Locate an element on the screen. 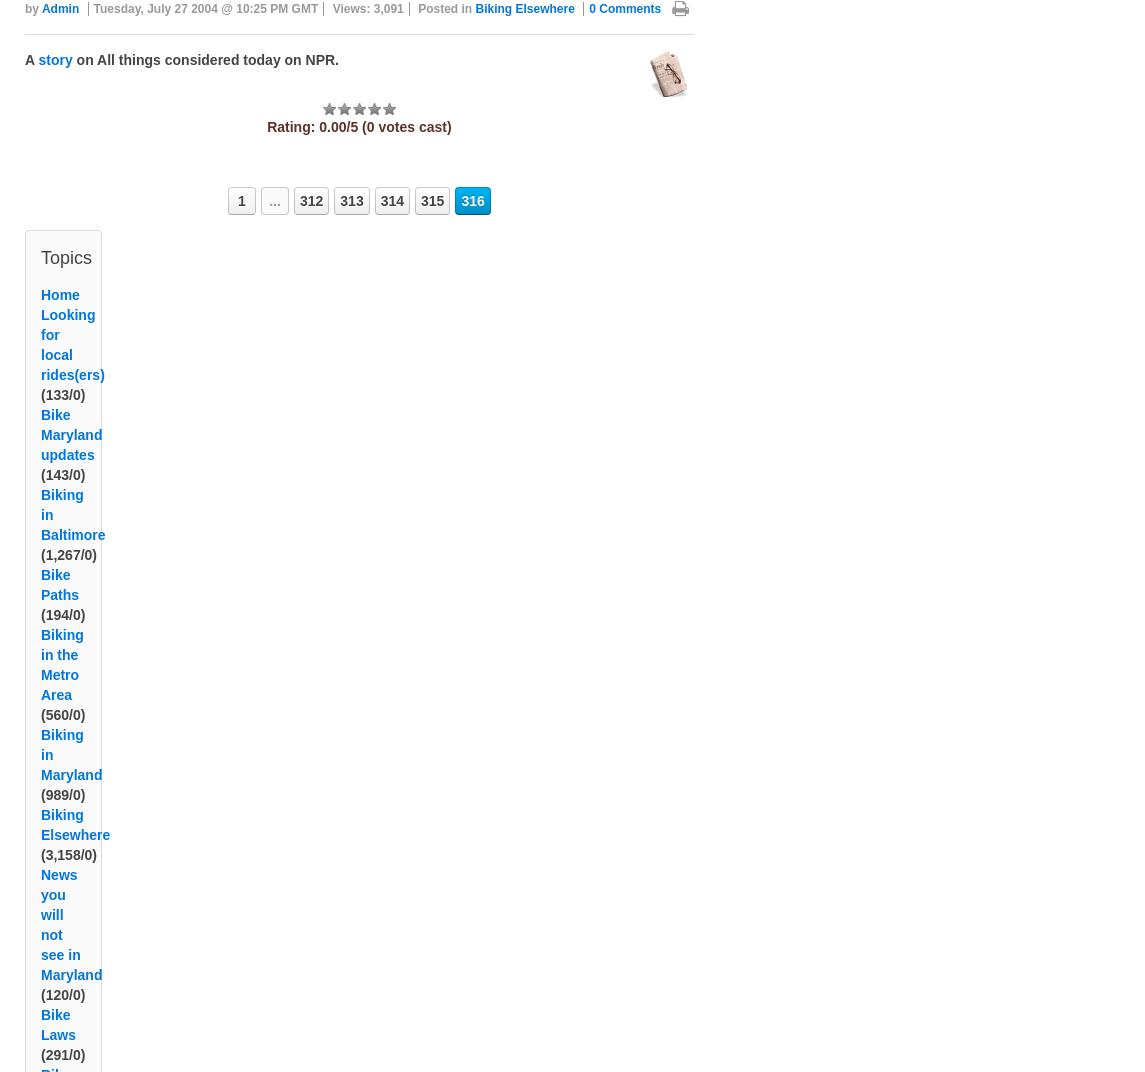 The height and width of the screenshot is (1072, 1145). '(133/0)' is located at coordinates (62, 418).